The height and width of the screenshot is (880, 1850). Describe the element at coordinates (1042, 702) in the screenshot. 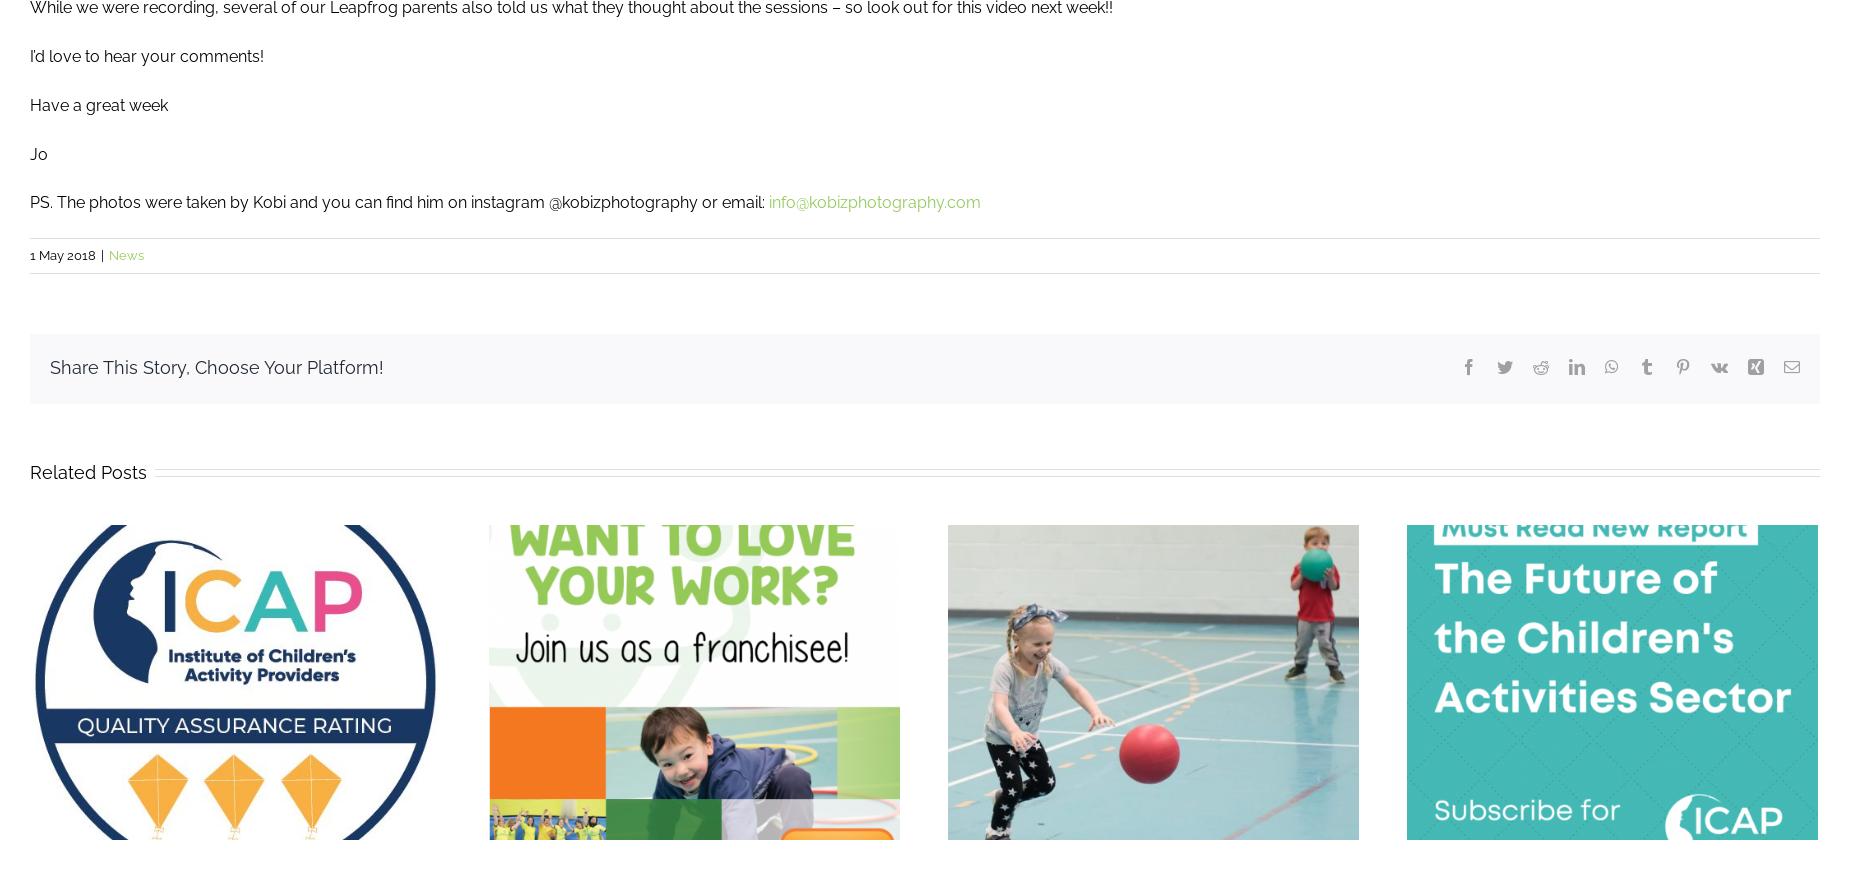

I see `'The Future of the Children’s Activities Sector – Multi-Sports'` at that location.